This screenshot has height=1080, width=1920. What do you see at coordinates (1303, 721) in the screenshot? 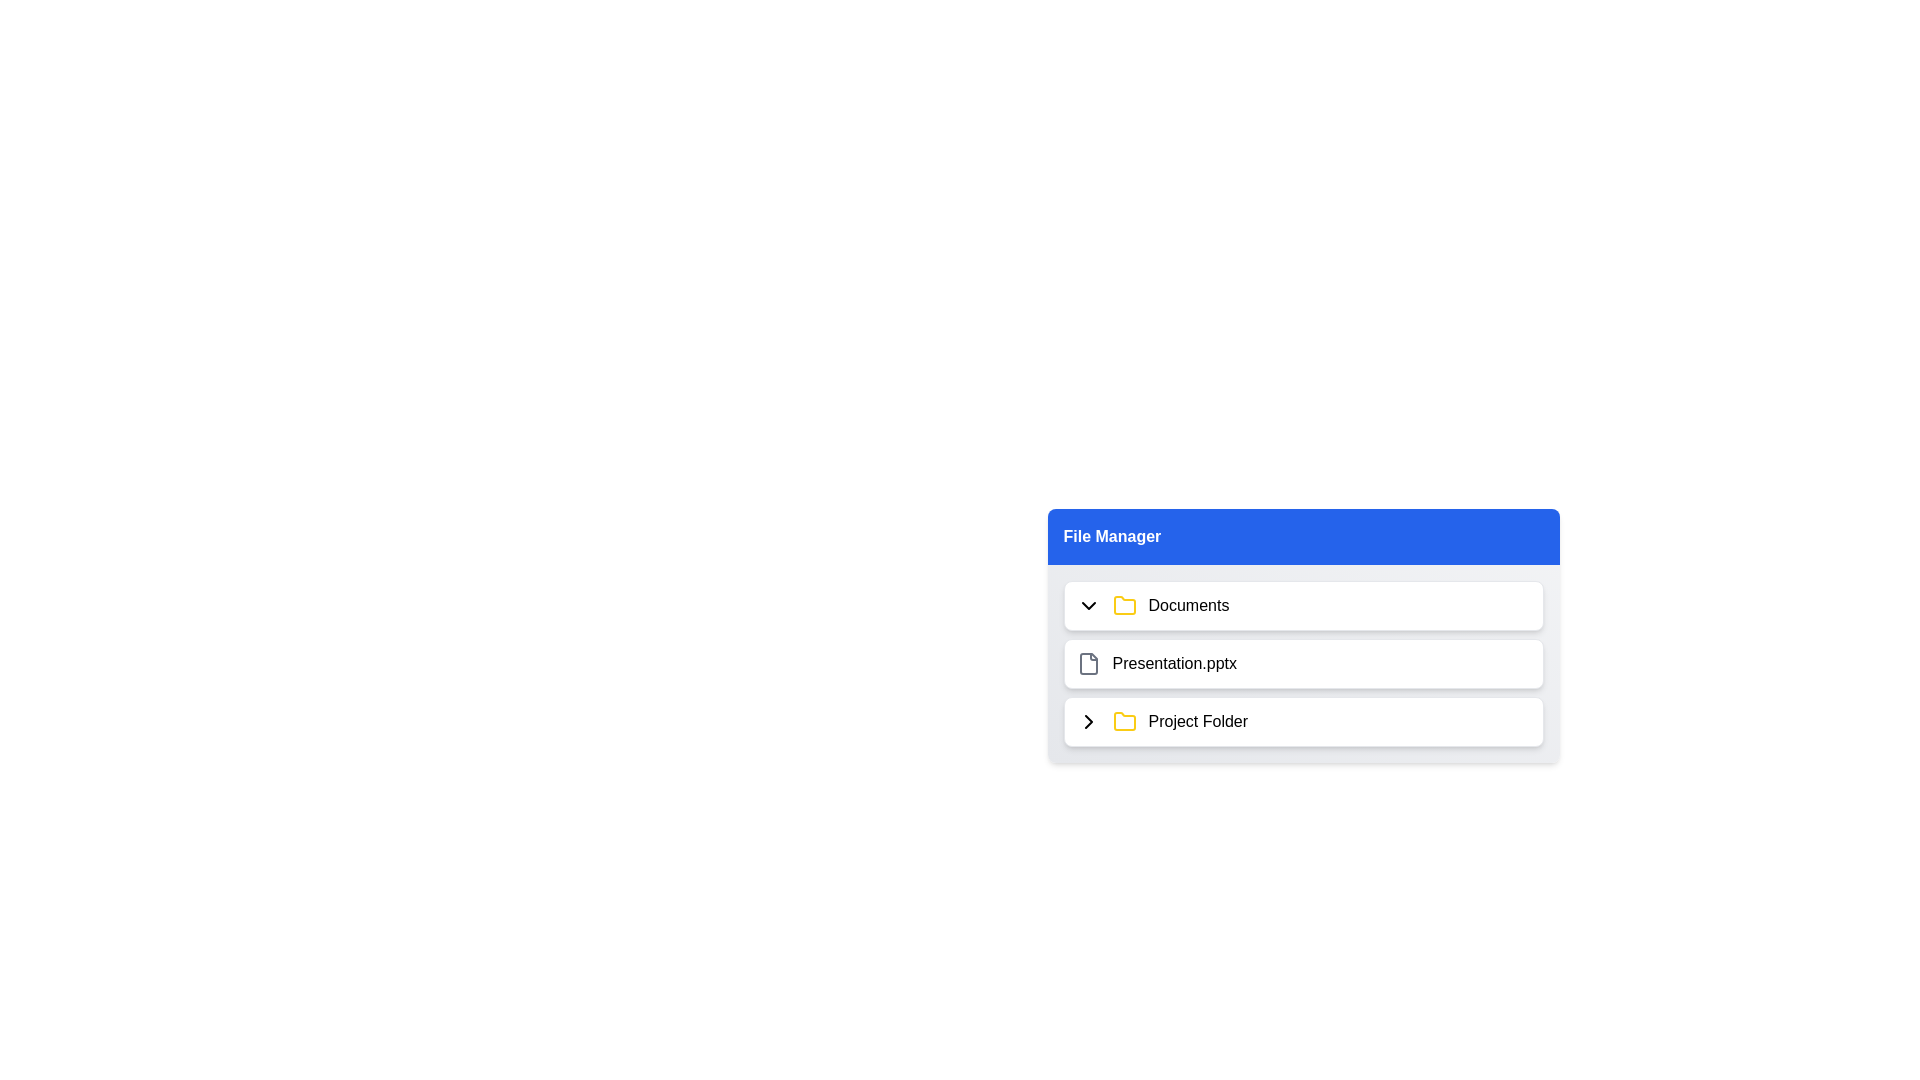
I see `the item Project Folder to observe its hover effect` at bounding box center [1303, 721].